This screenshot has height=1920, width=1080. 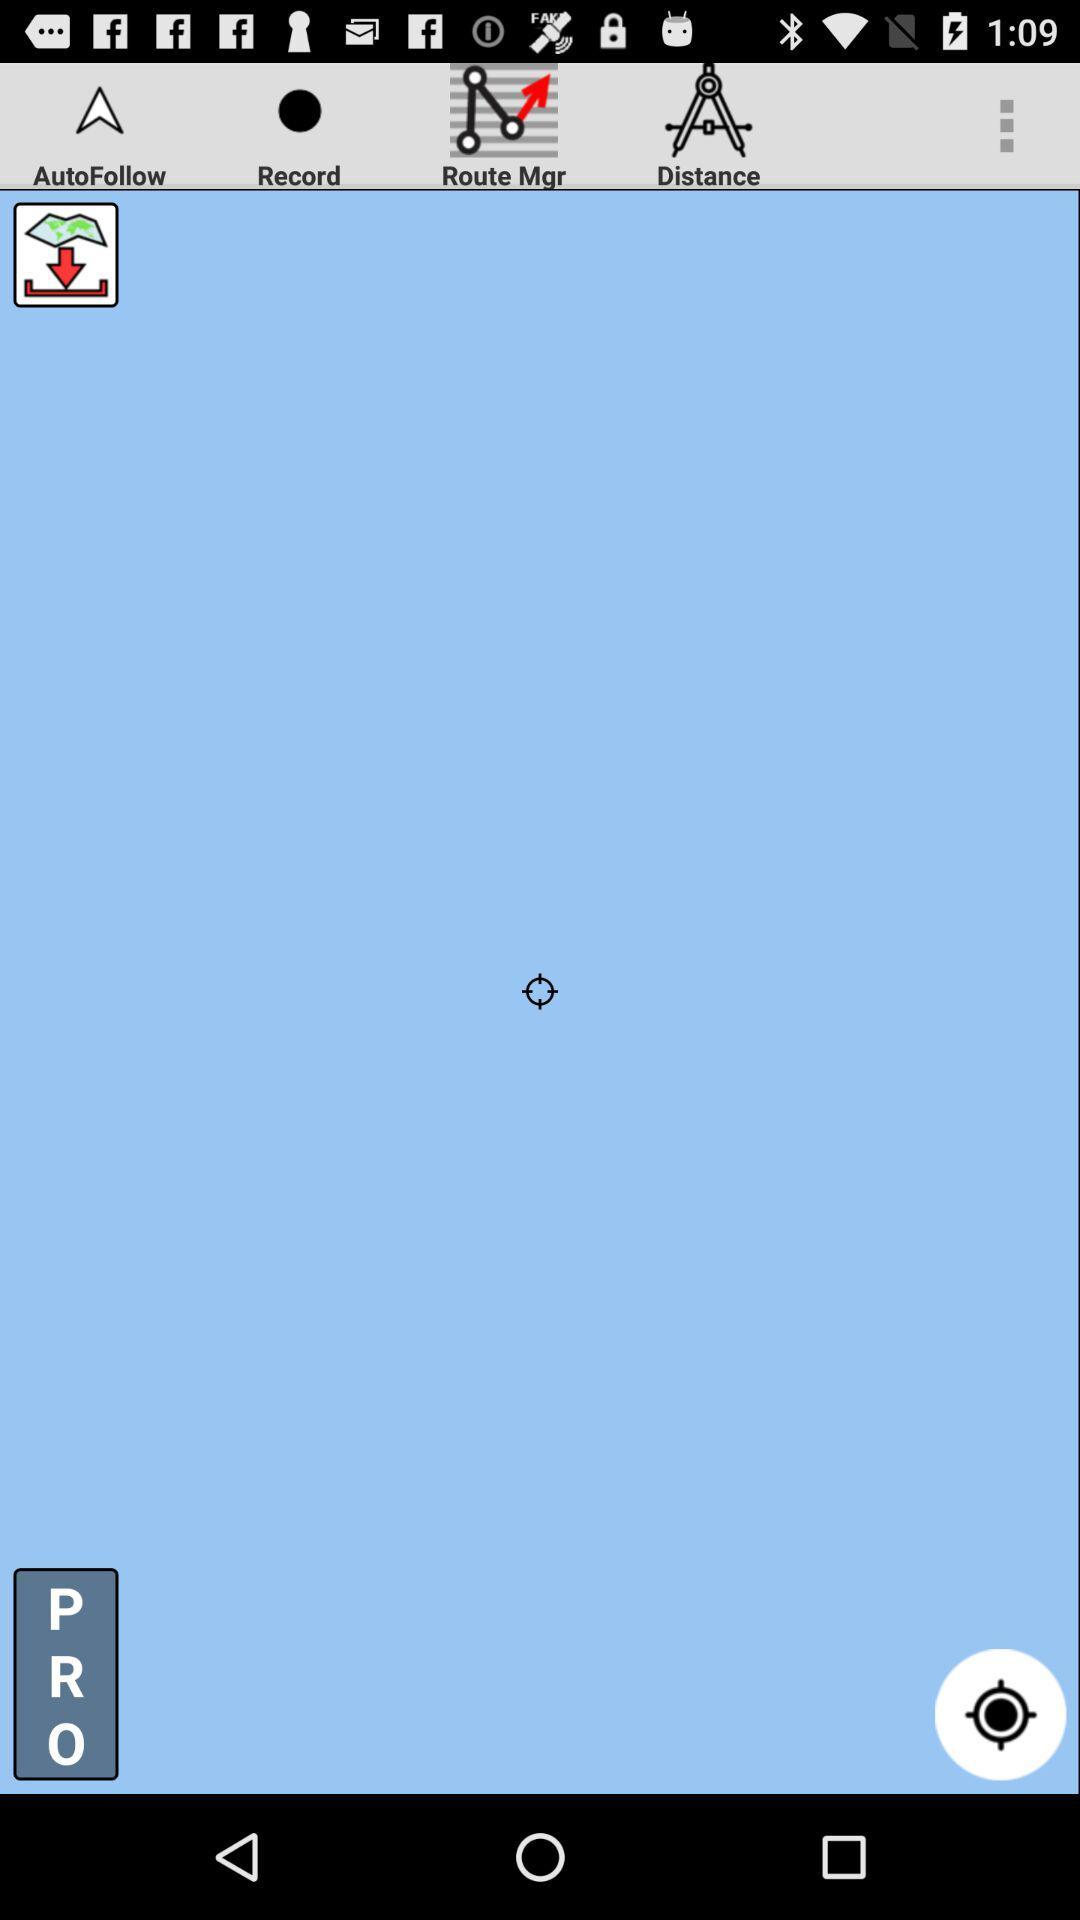 What do you see at coordinates (64, 253) in the screenshot?
I see `the icon to the left of record icon` at bounding box center [64, 253].